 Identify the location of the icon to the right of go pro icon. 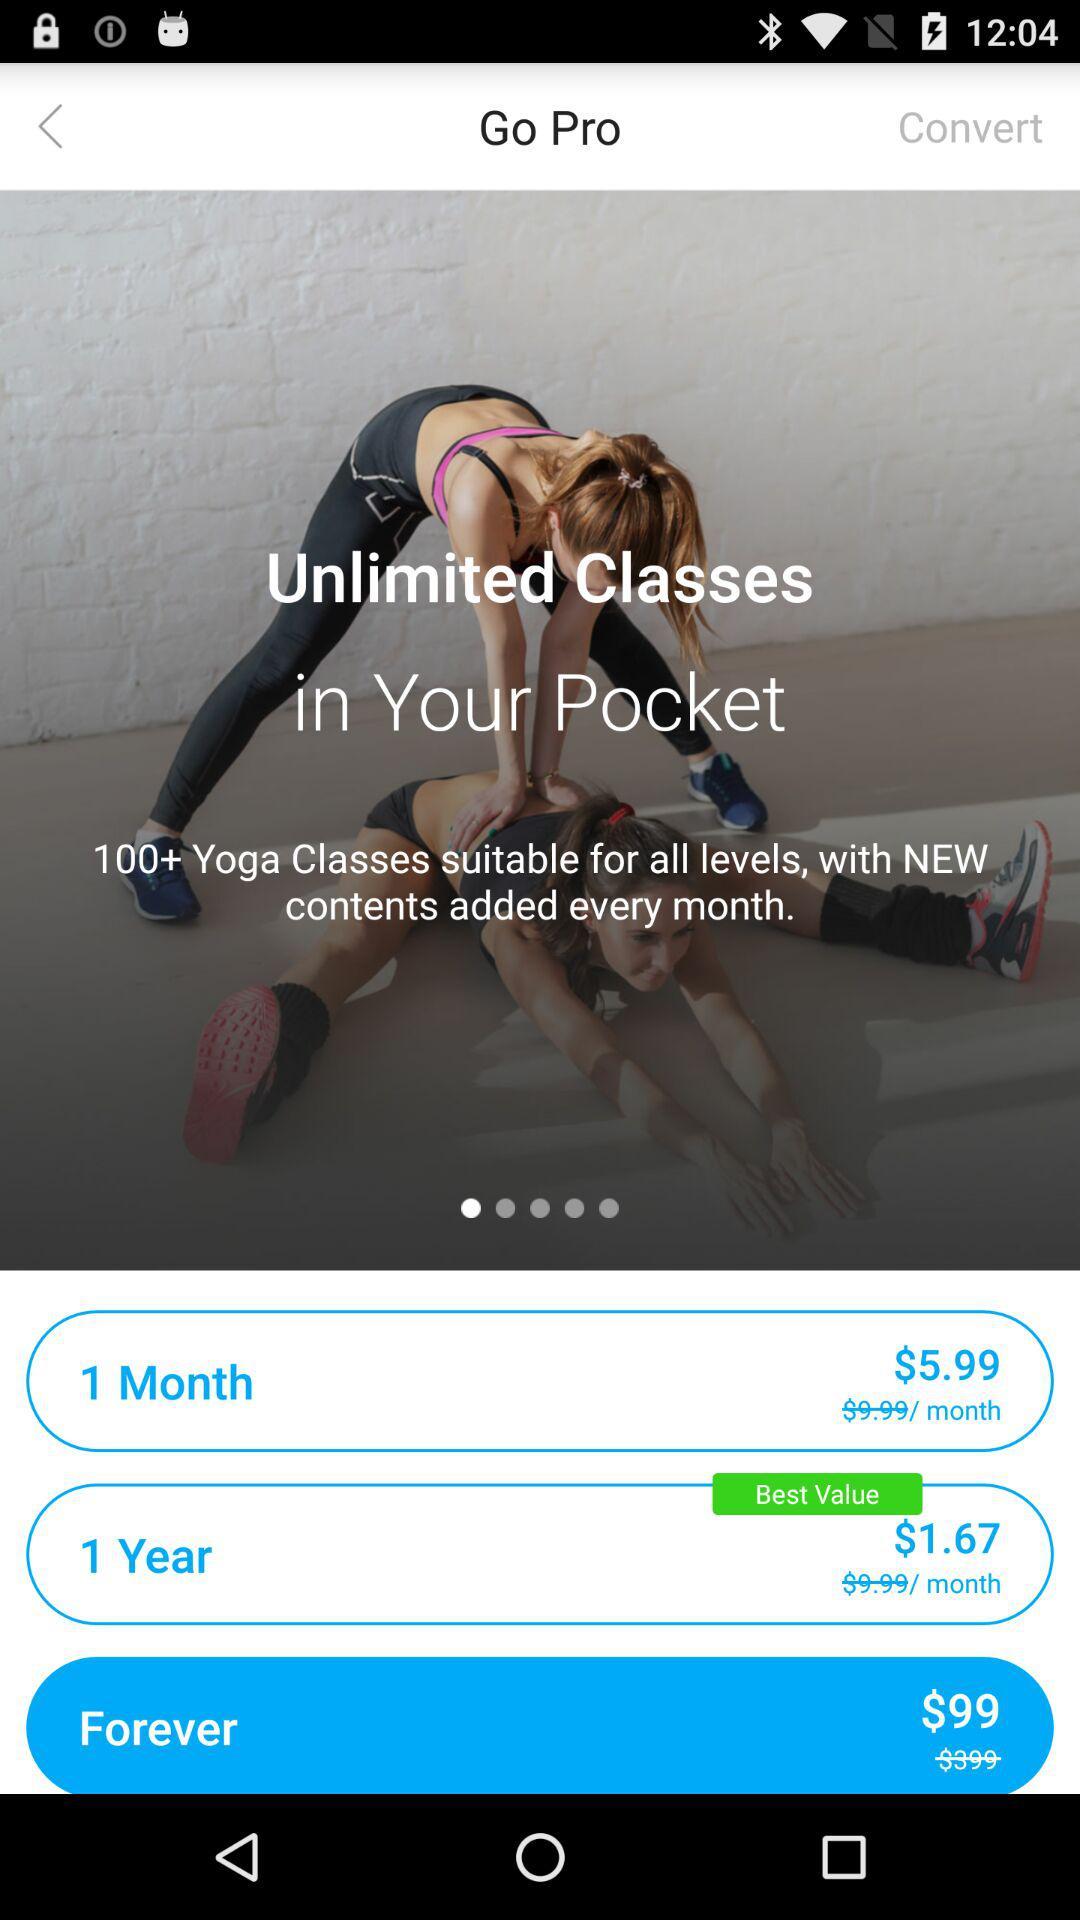
(969, 124).